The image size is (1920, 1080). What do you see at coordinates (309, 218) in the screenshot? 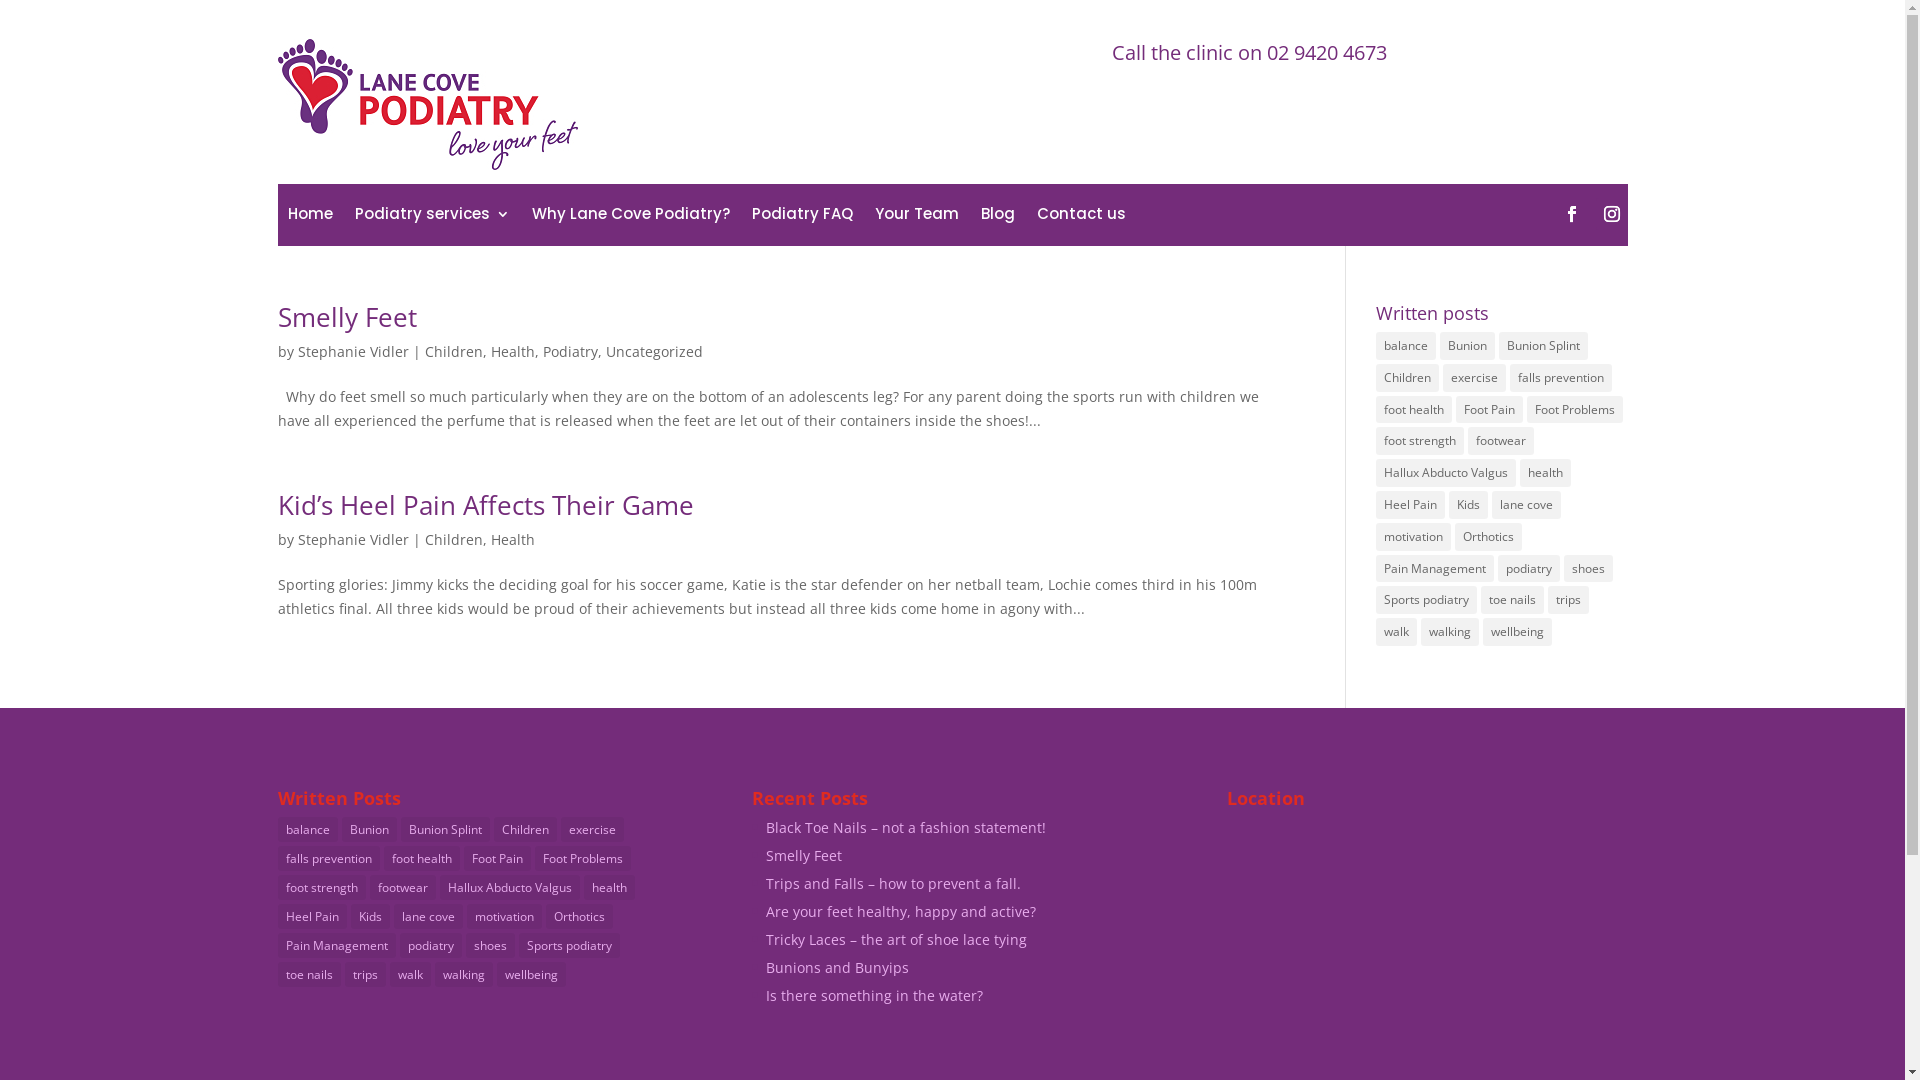
I see `'Home'` at bounding box center [309, 218].